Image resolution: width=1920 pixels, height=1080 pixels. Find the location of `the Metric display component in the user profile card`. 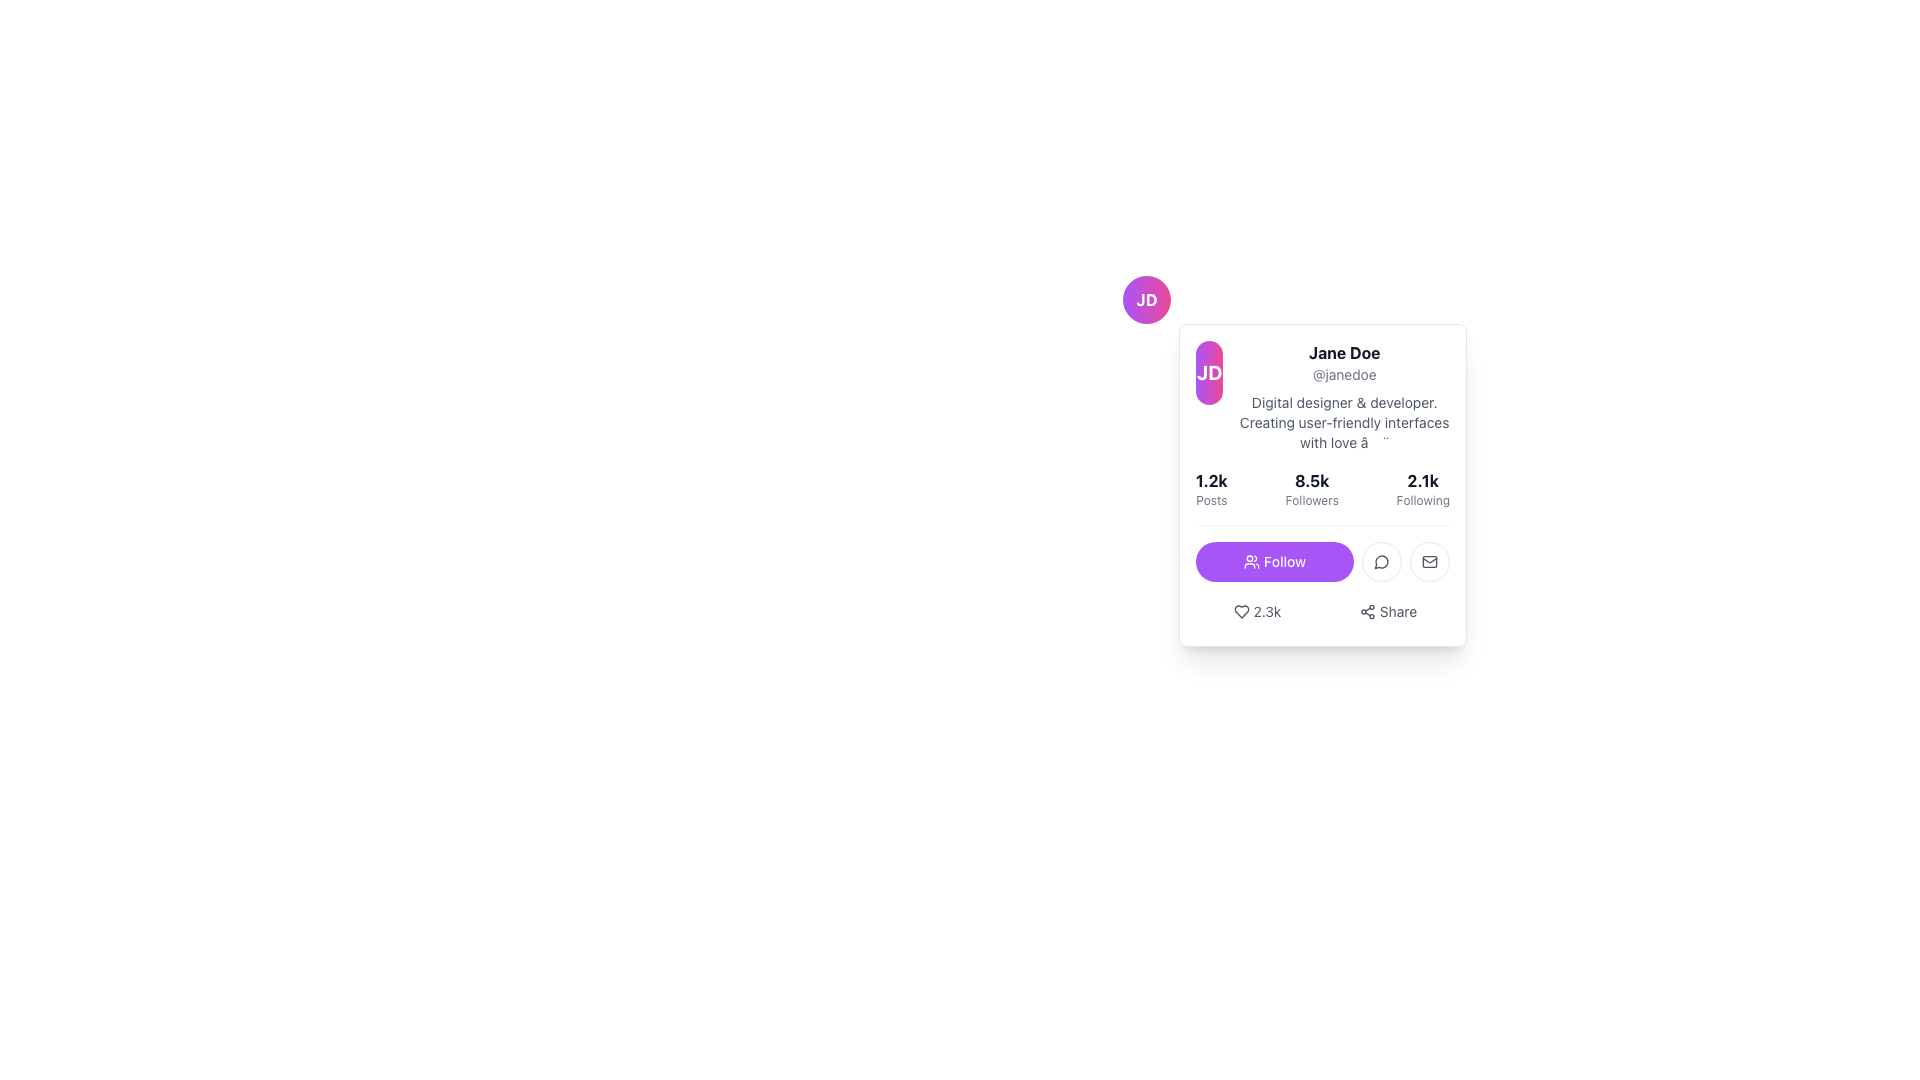

the Metric display component in the user profile card is located at coordinates (1323, 496).